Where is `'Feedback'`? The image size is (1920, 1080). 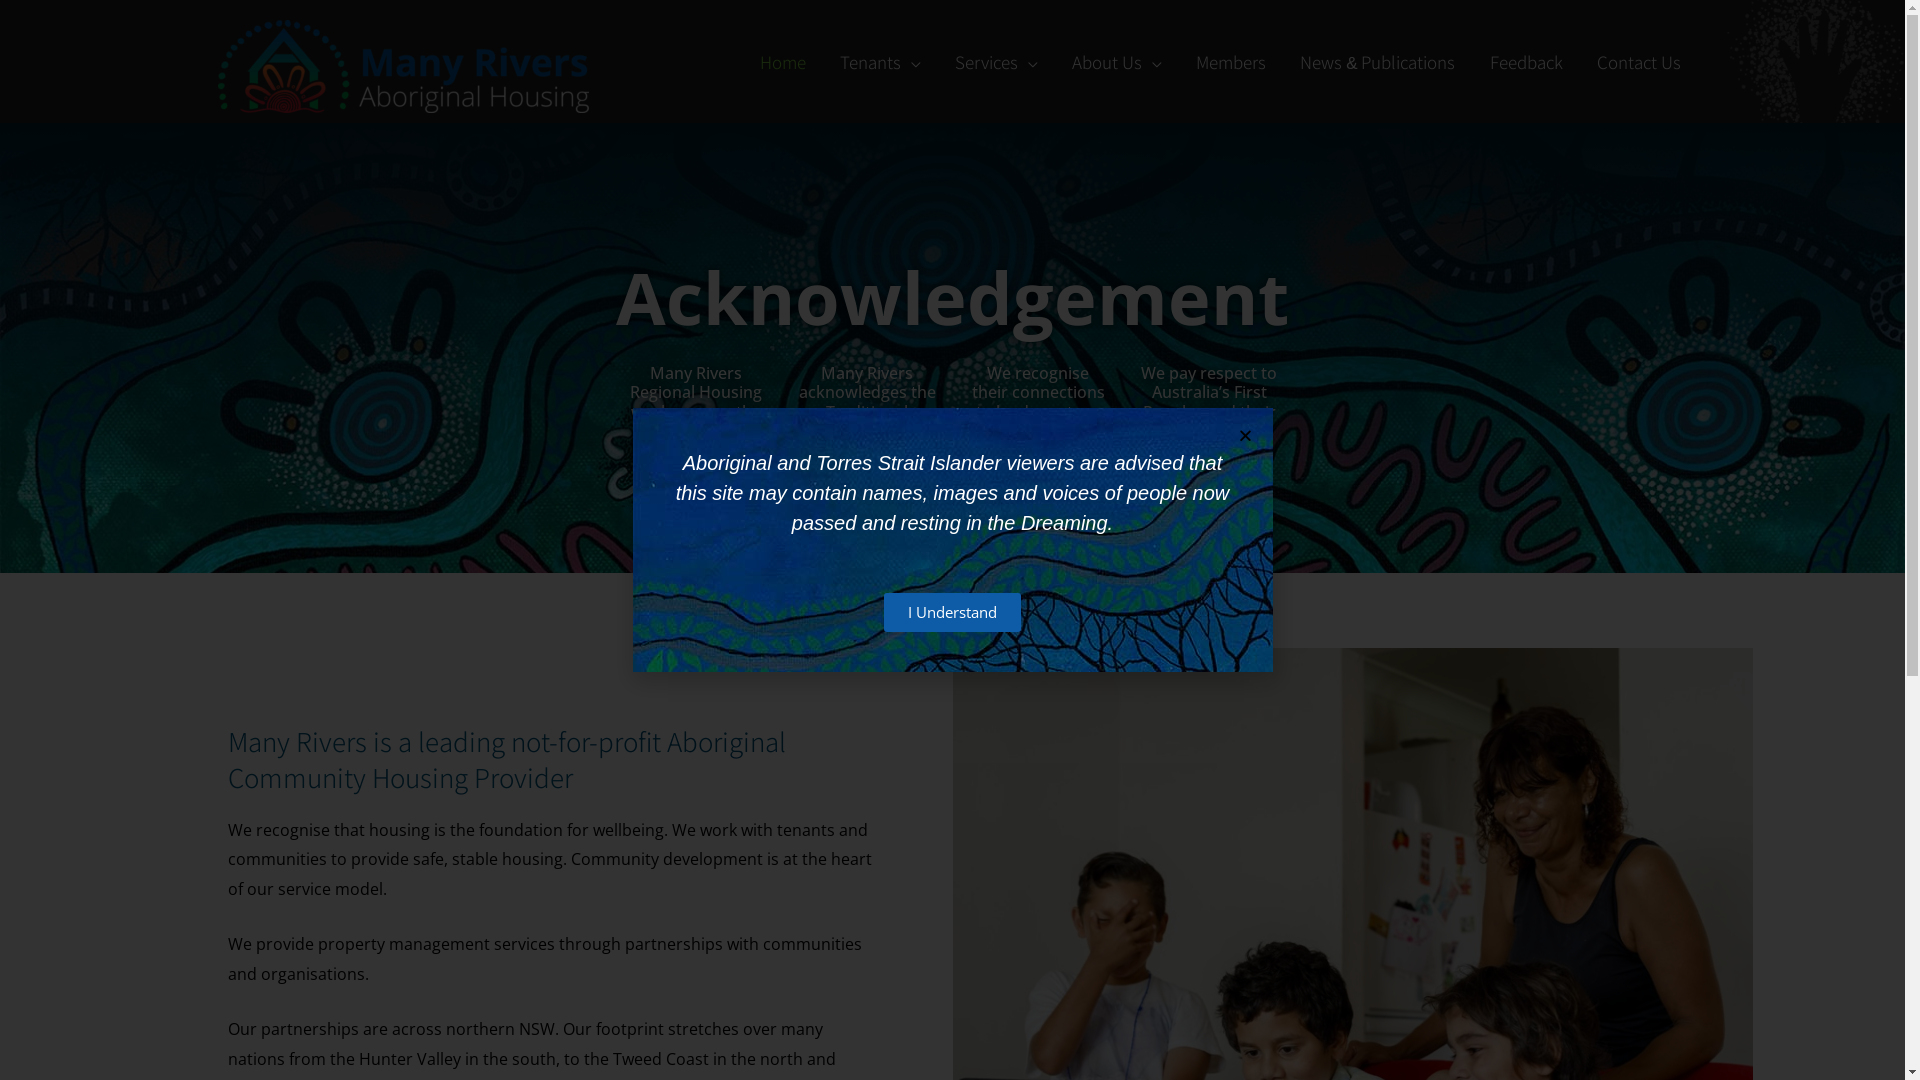 'Feedback' is located at coordinates (1472, 60).